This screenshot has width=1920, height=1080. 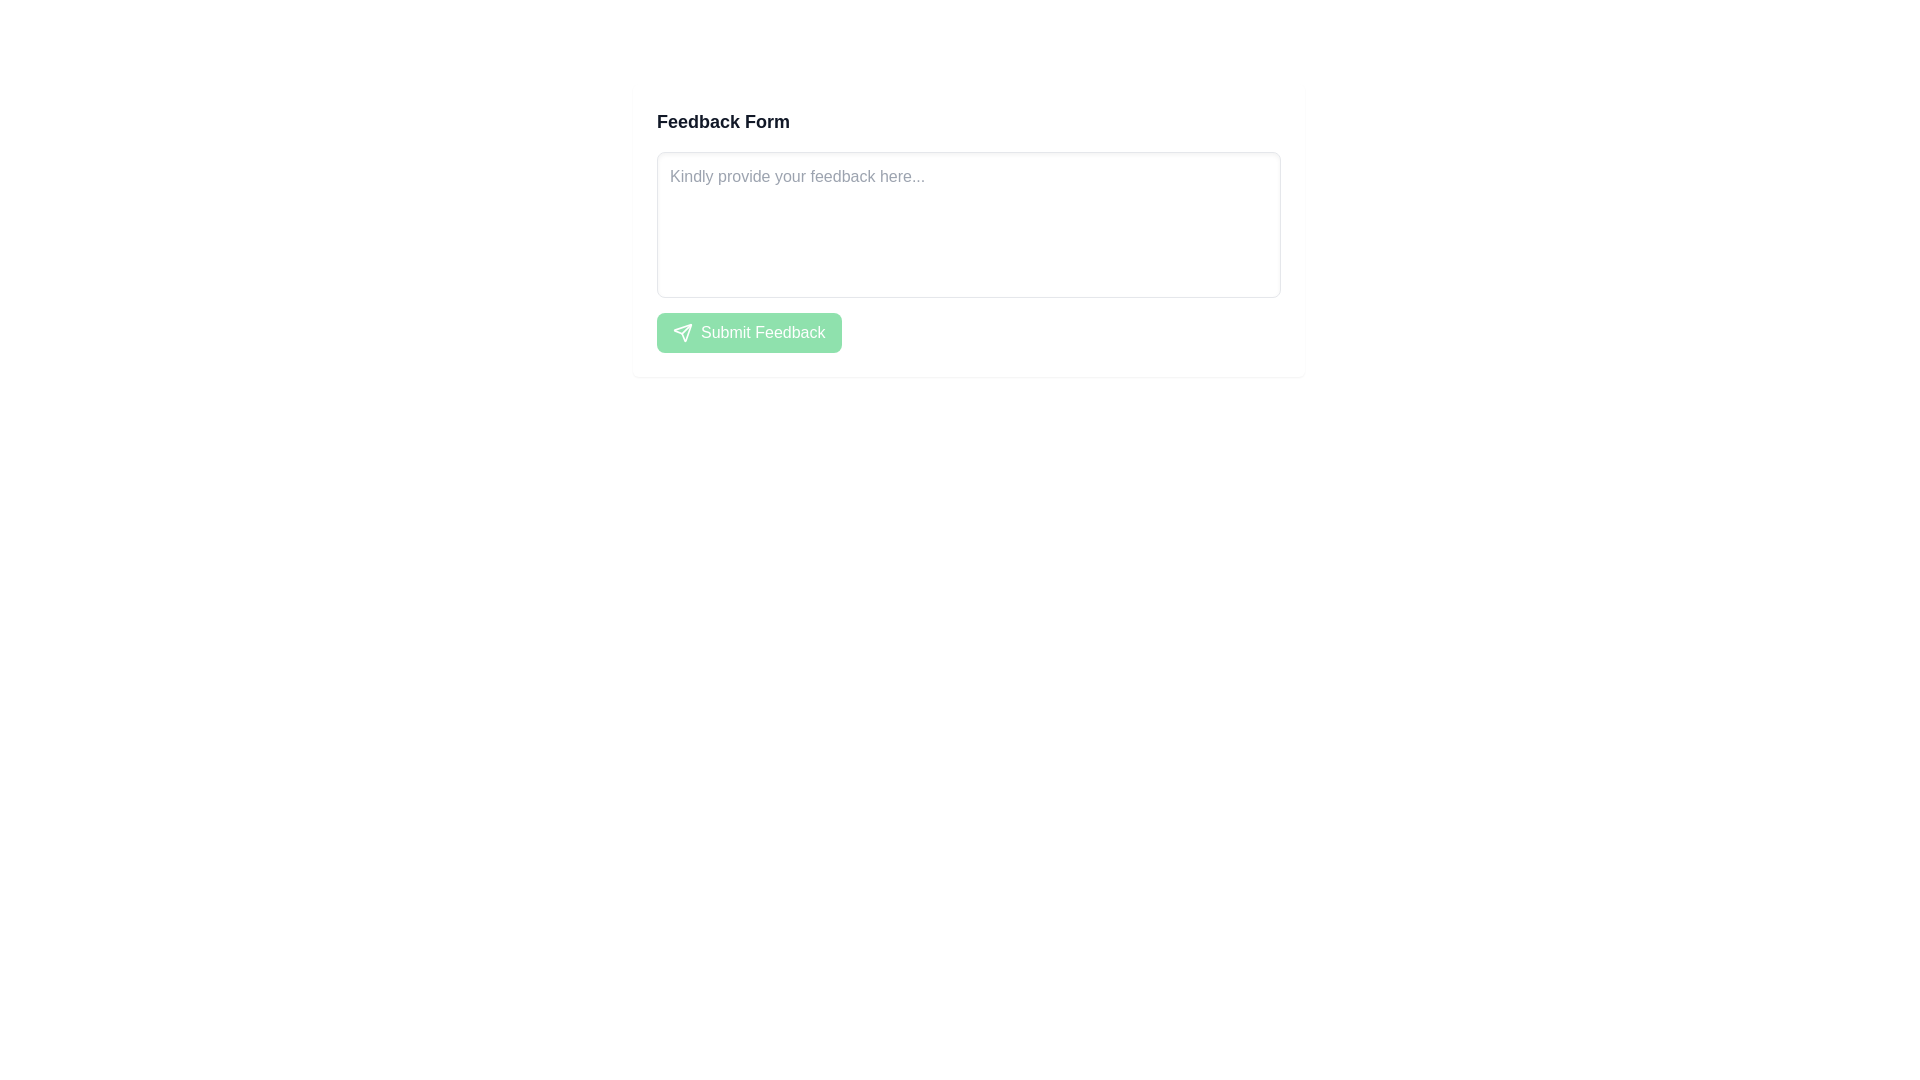 I want to click on the 'Submit Feedback' button which contains a triangular-shaped decorative icon at its bottom, so click(x=682, y=331).